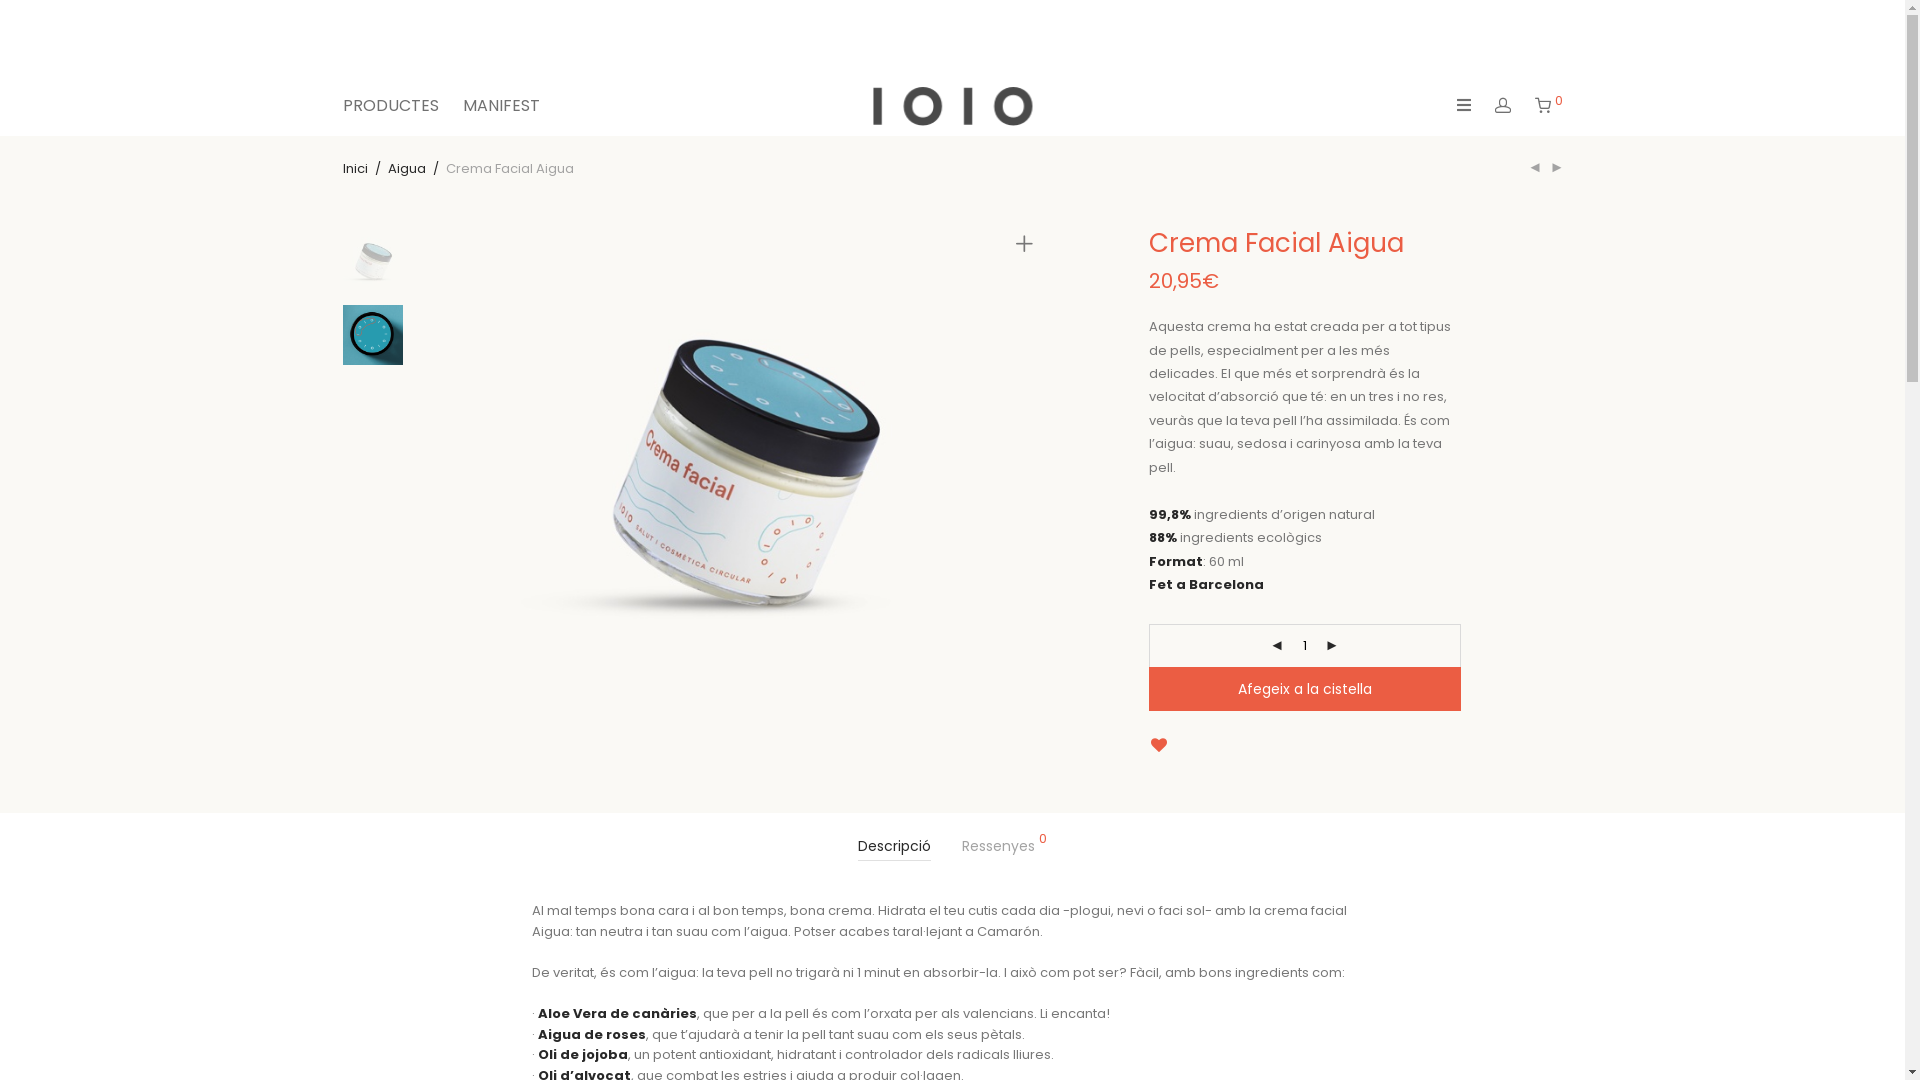  What do you see at coordinates (1304, 688) in the screenshot?
I see `'Afegeix a la cistella'` at bounding box center [1304, 688].